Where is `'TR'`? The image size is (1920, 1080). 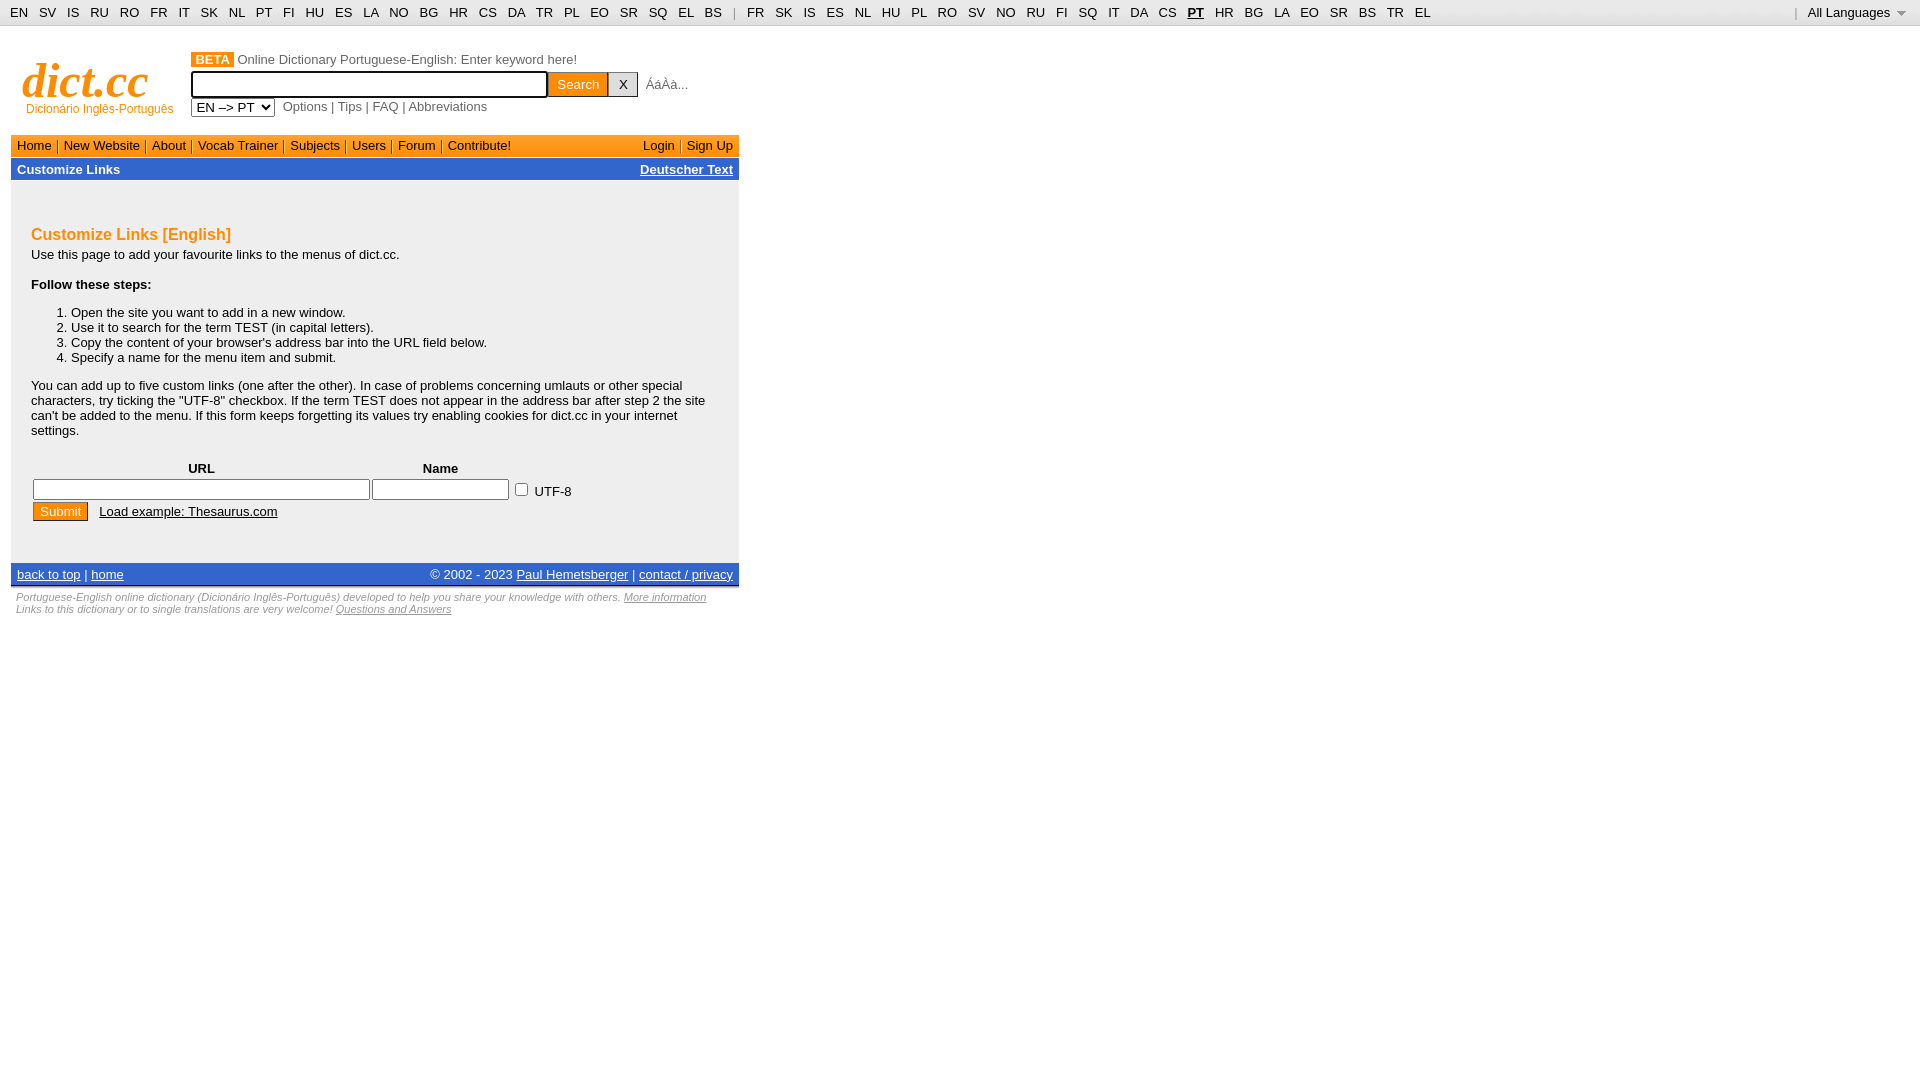 'TR' is located at coordinates (1386, 12).